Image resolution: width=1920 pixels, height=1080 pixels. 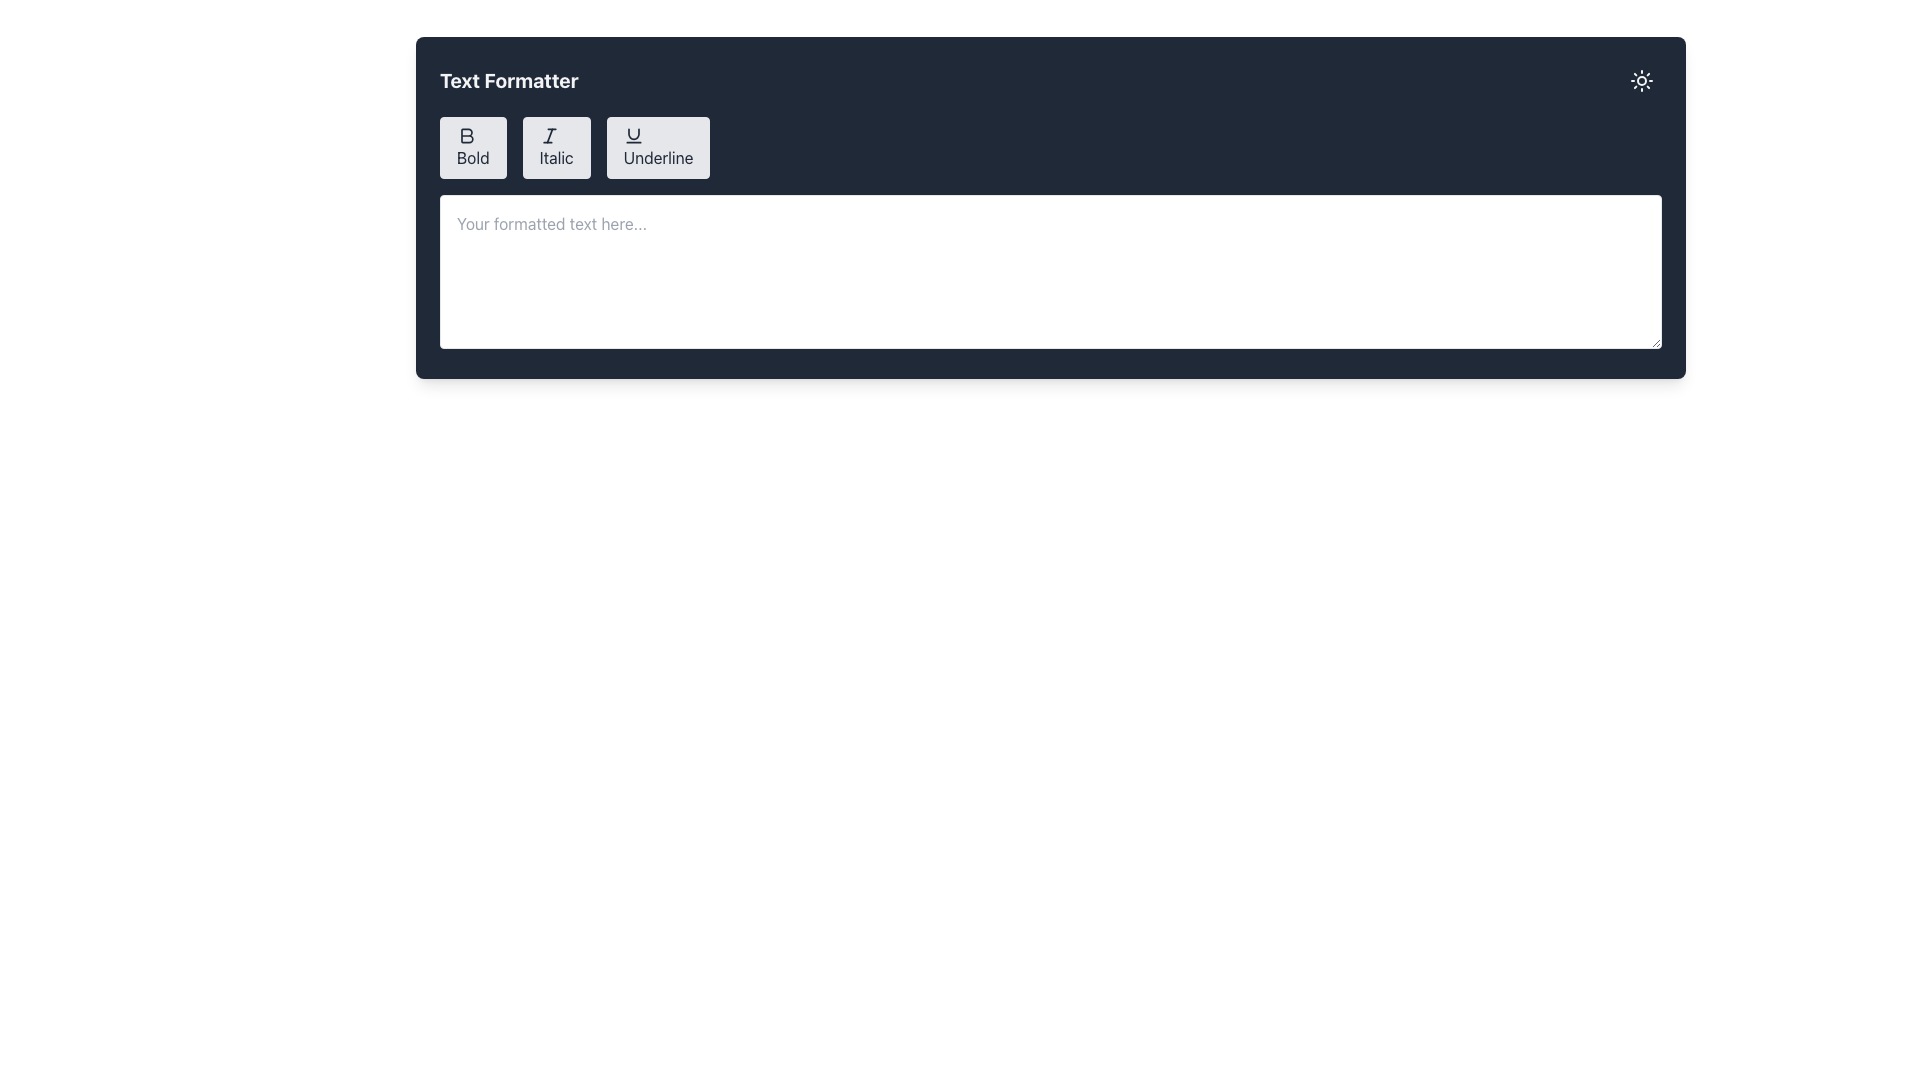 I want to click on the 'Bold' formatting icon located within the first button of the formatting options toolbar at the top-left corner of the text editor, so click(x=465, y=135).